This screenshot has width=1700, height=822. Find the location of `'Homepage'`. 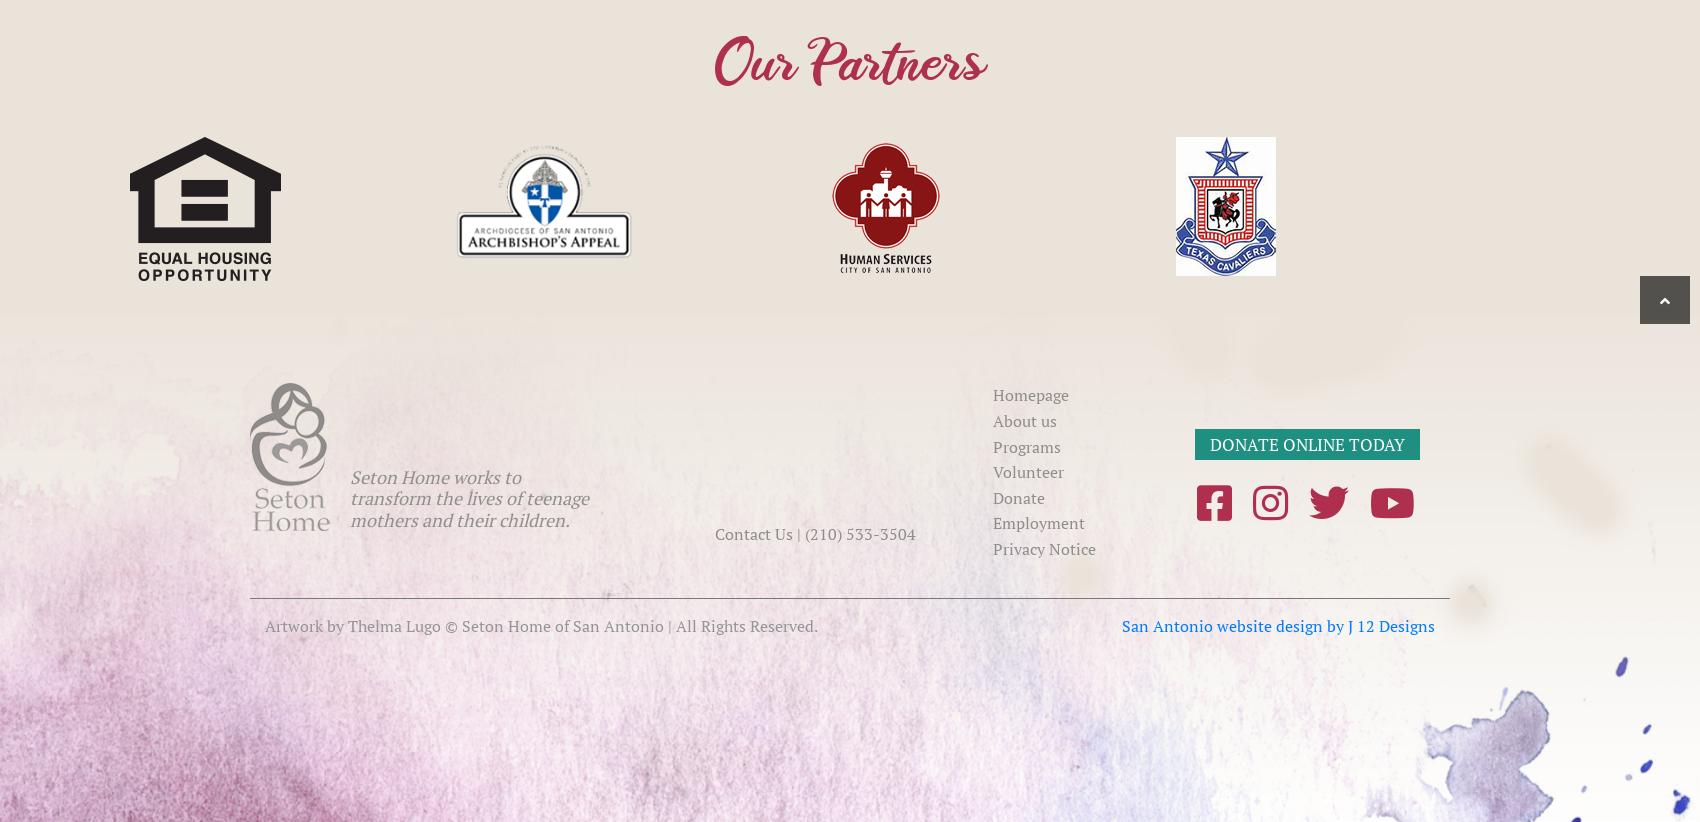

'Homepage' is located at coordinates (990, 394).